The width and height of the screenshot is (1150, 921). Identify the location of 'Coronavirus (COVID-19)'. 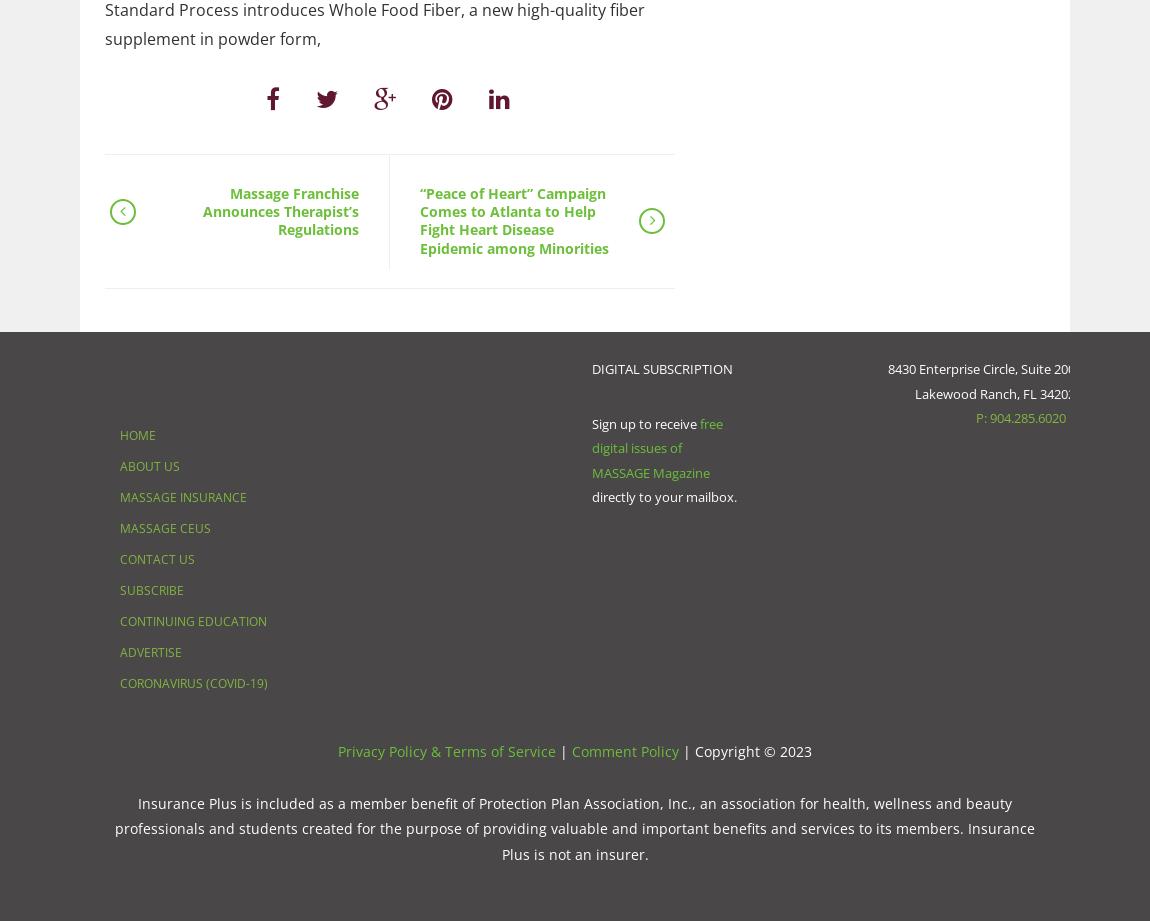
(118, 682).